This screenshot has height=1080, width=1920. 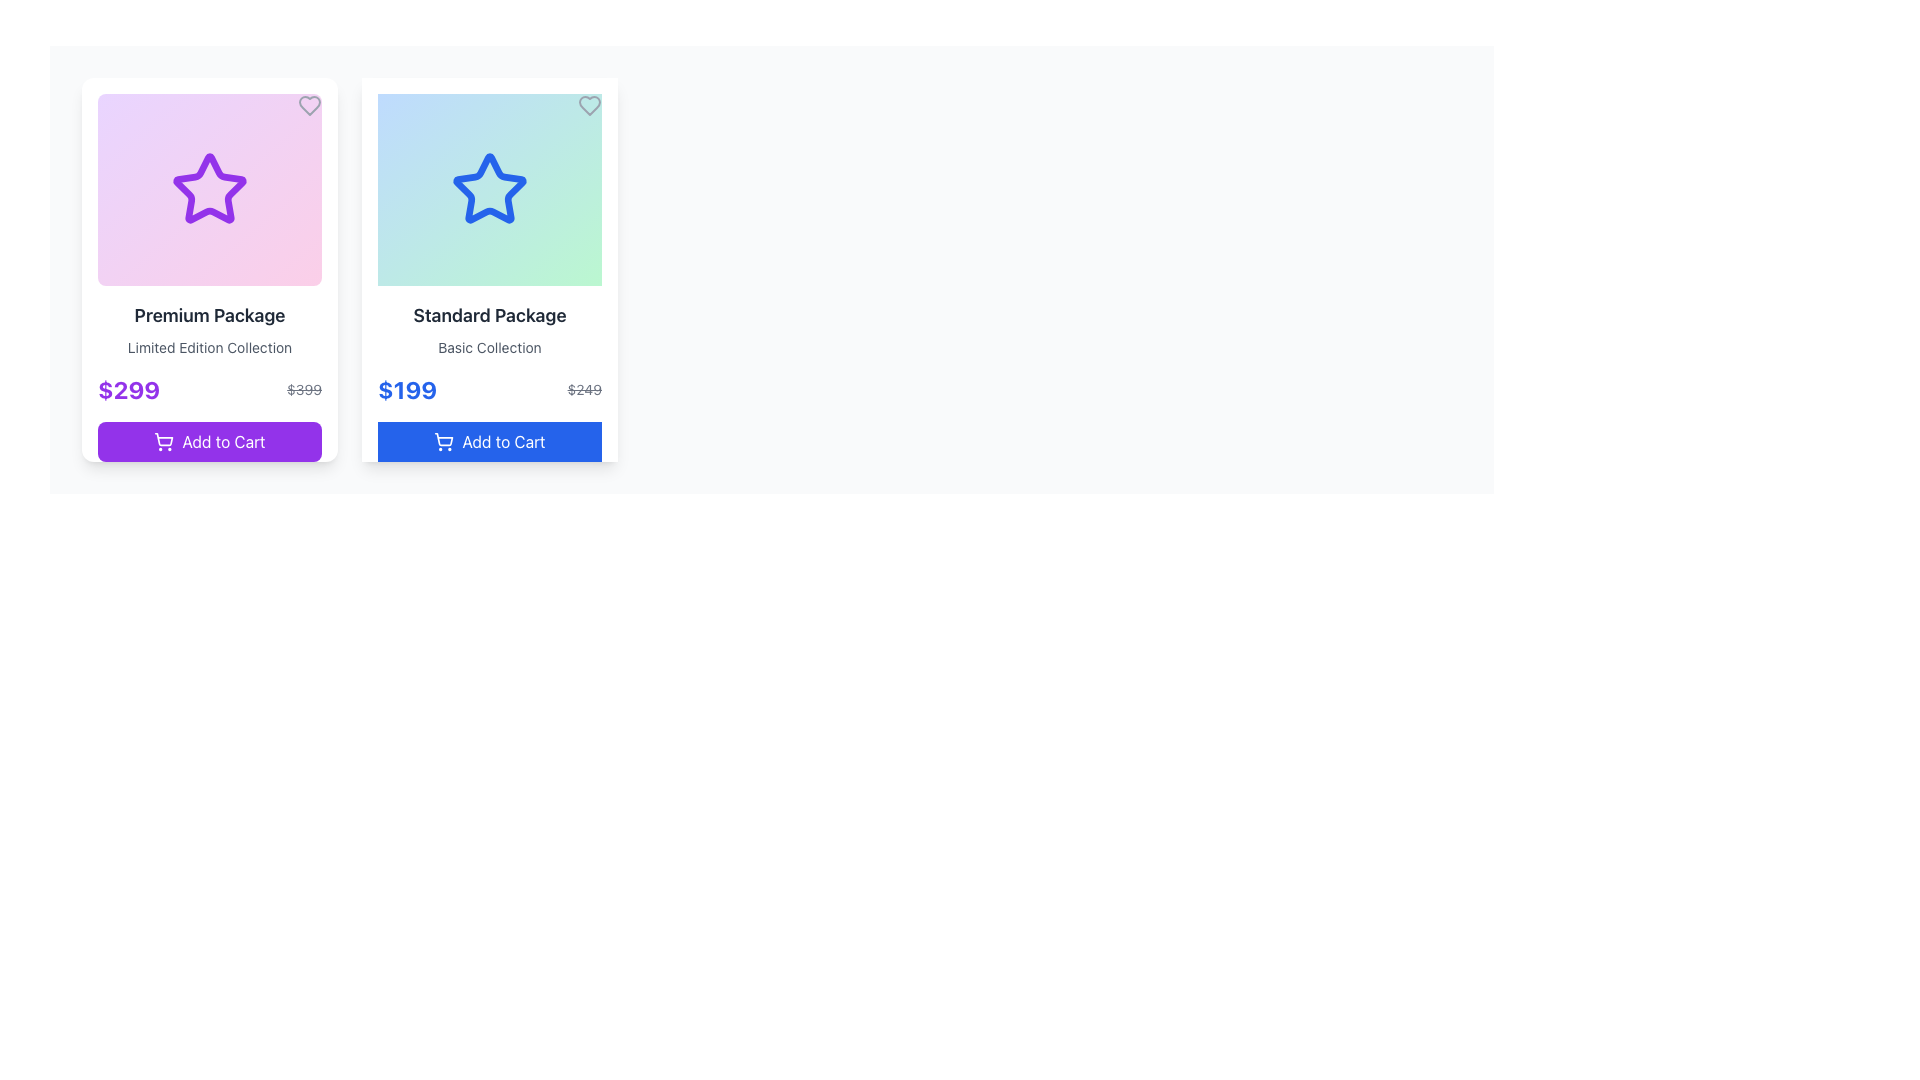 What do you see at coordinates (309, 105) in the screenshot?
I see `the heart icon located in the top-right corner of the 'Premium Package' card to favorite or unfavorite the associated item` at bounding box center [309, 105].